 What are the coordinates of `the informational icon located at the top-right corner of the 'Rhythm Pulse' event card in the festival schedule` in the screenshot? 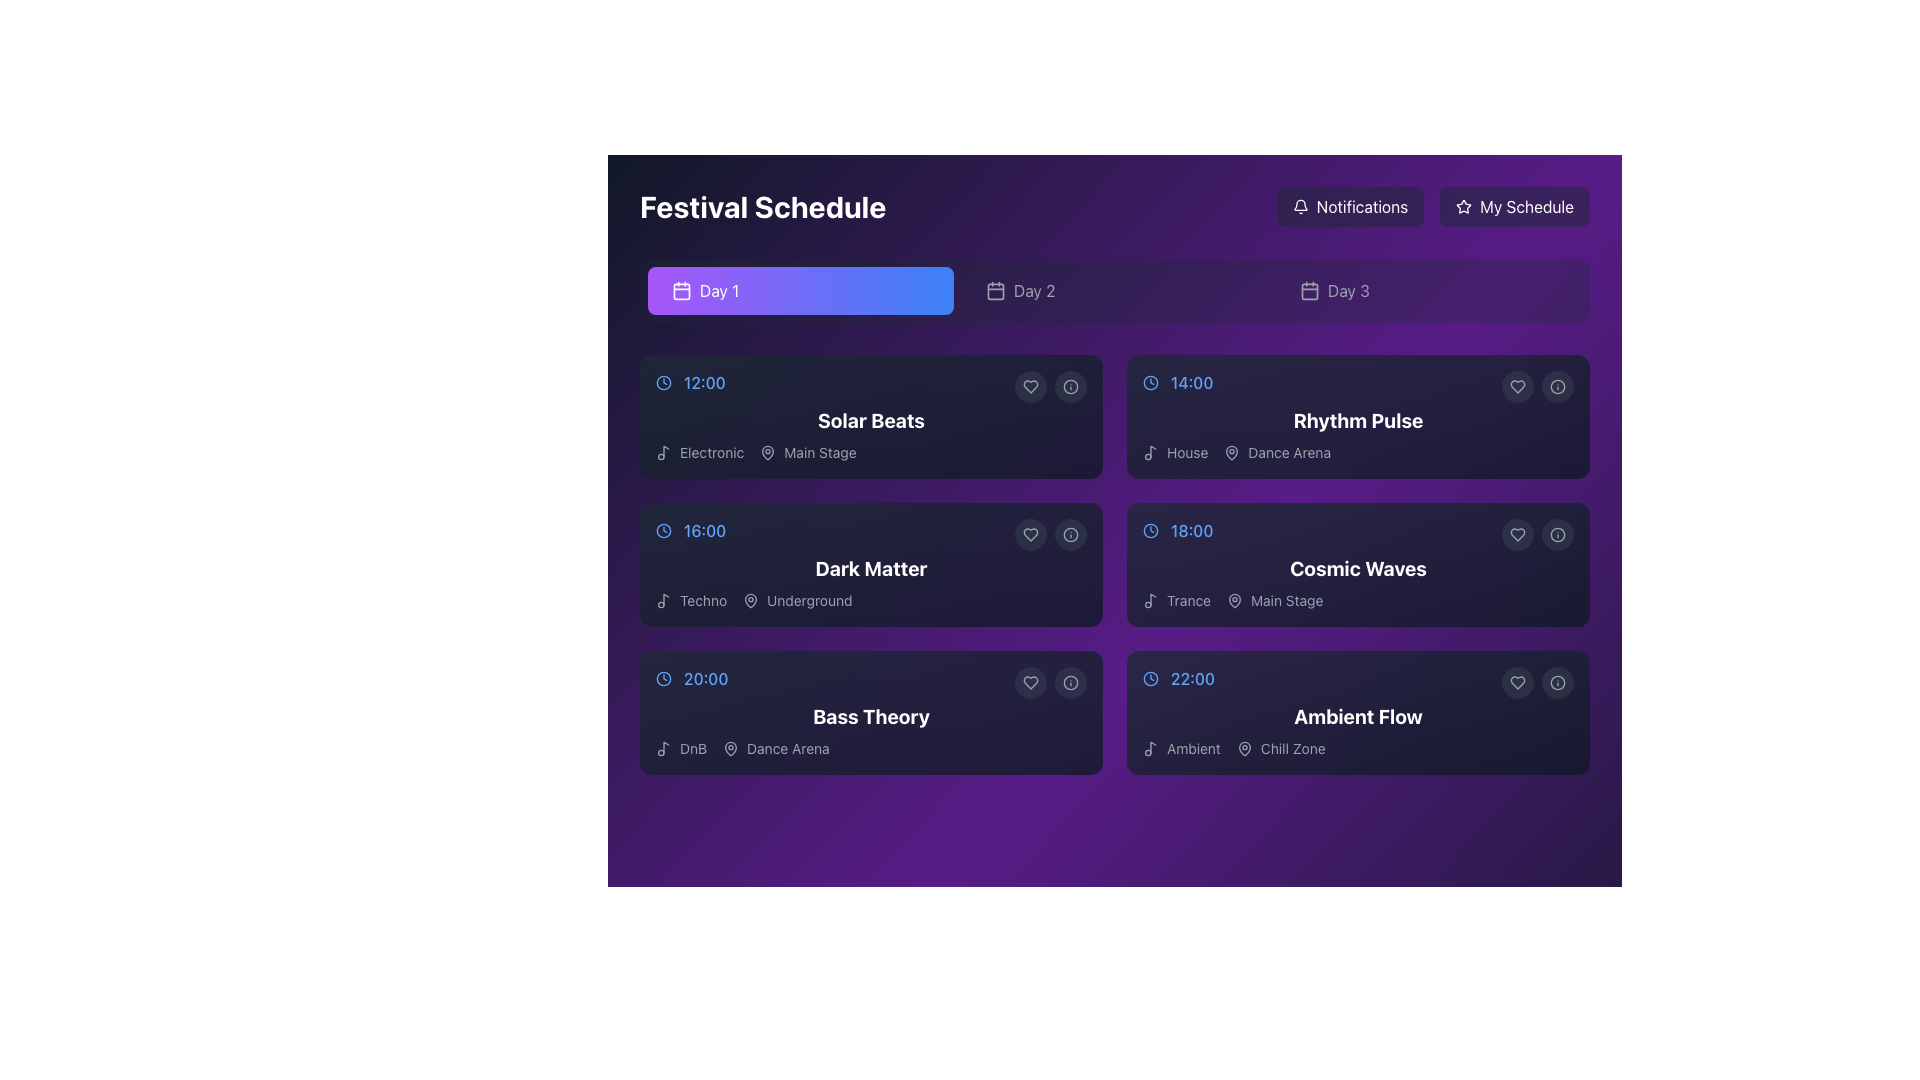 It's located at (1557, 386).